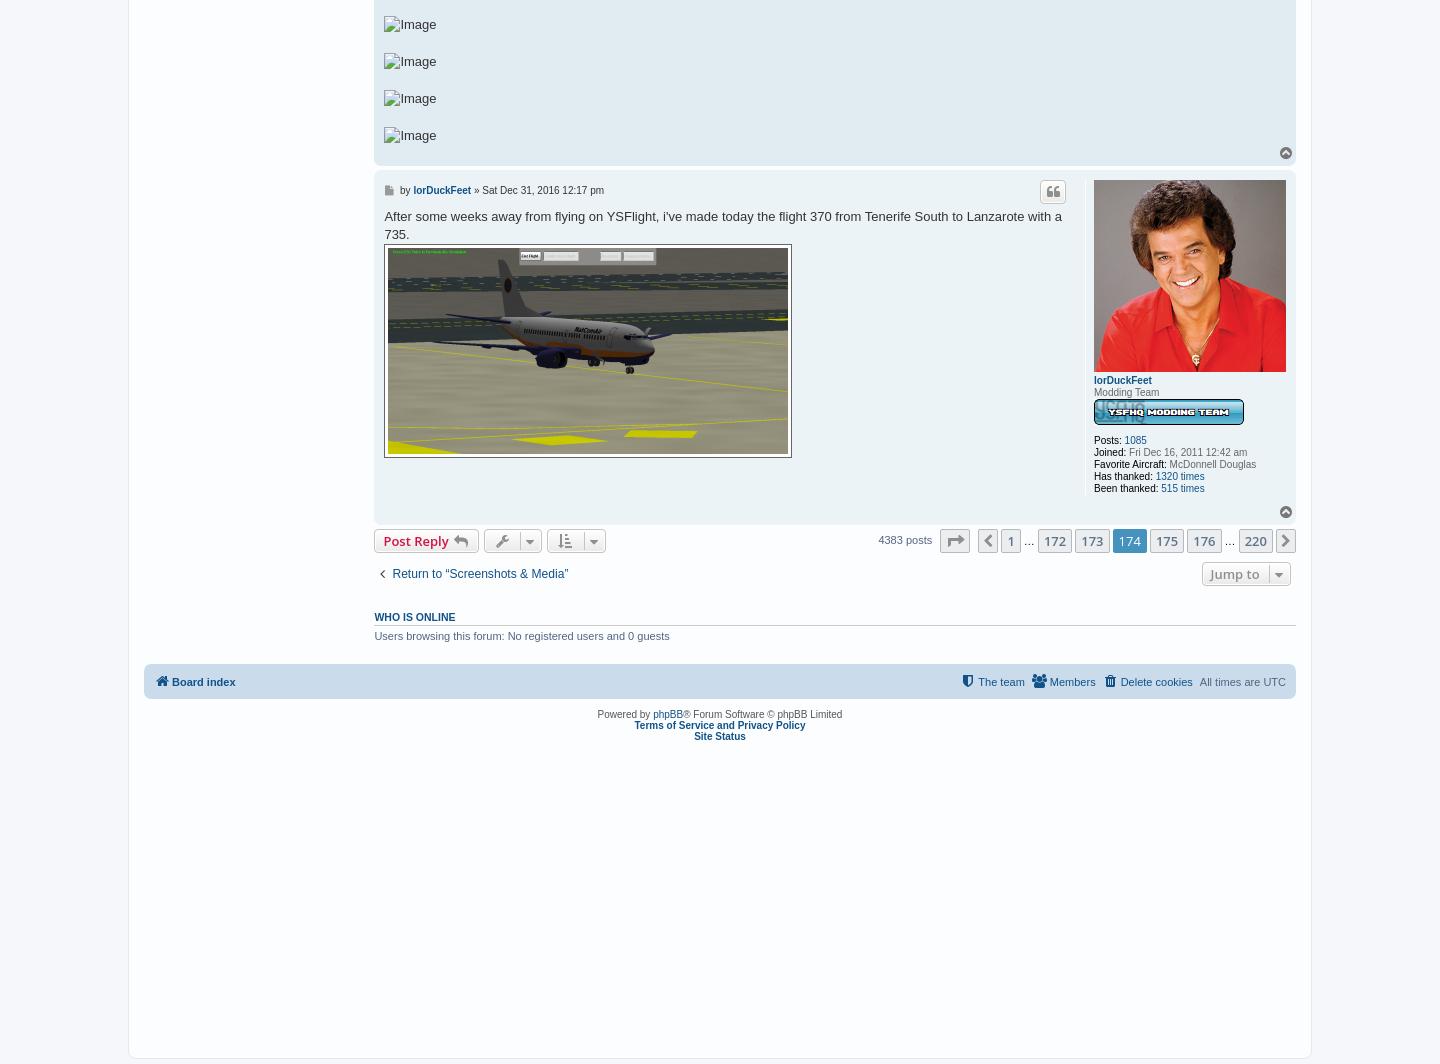 This screenshot has width=1440, height=1064. What do you see at coordinates (1119, 682) in the screenshot?
I see `'Delete cookies'` at bounding box center [1119, 682].